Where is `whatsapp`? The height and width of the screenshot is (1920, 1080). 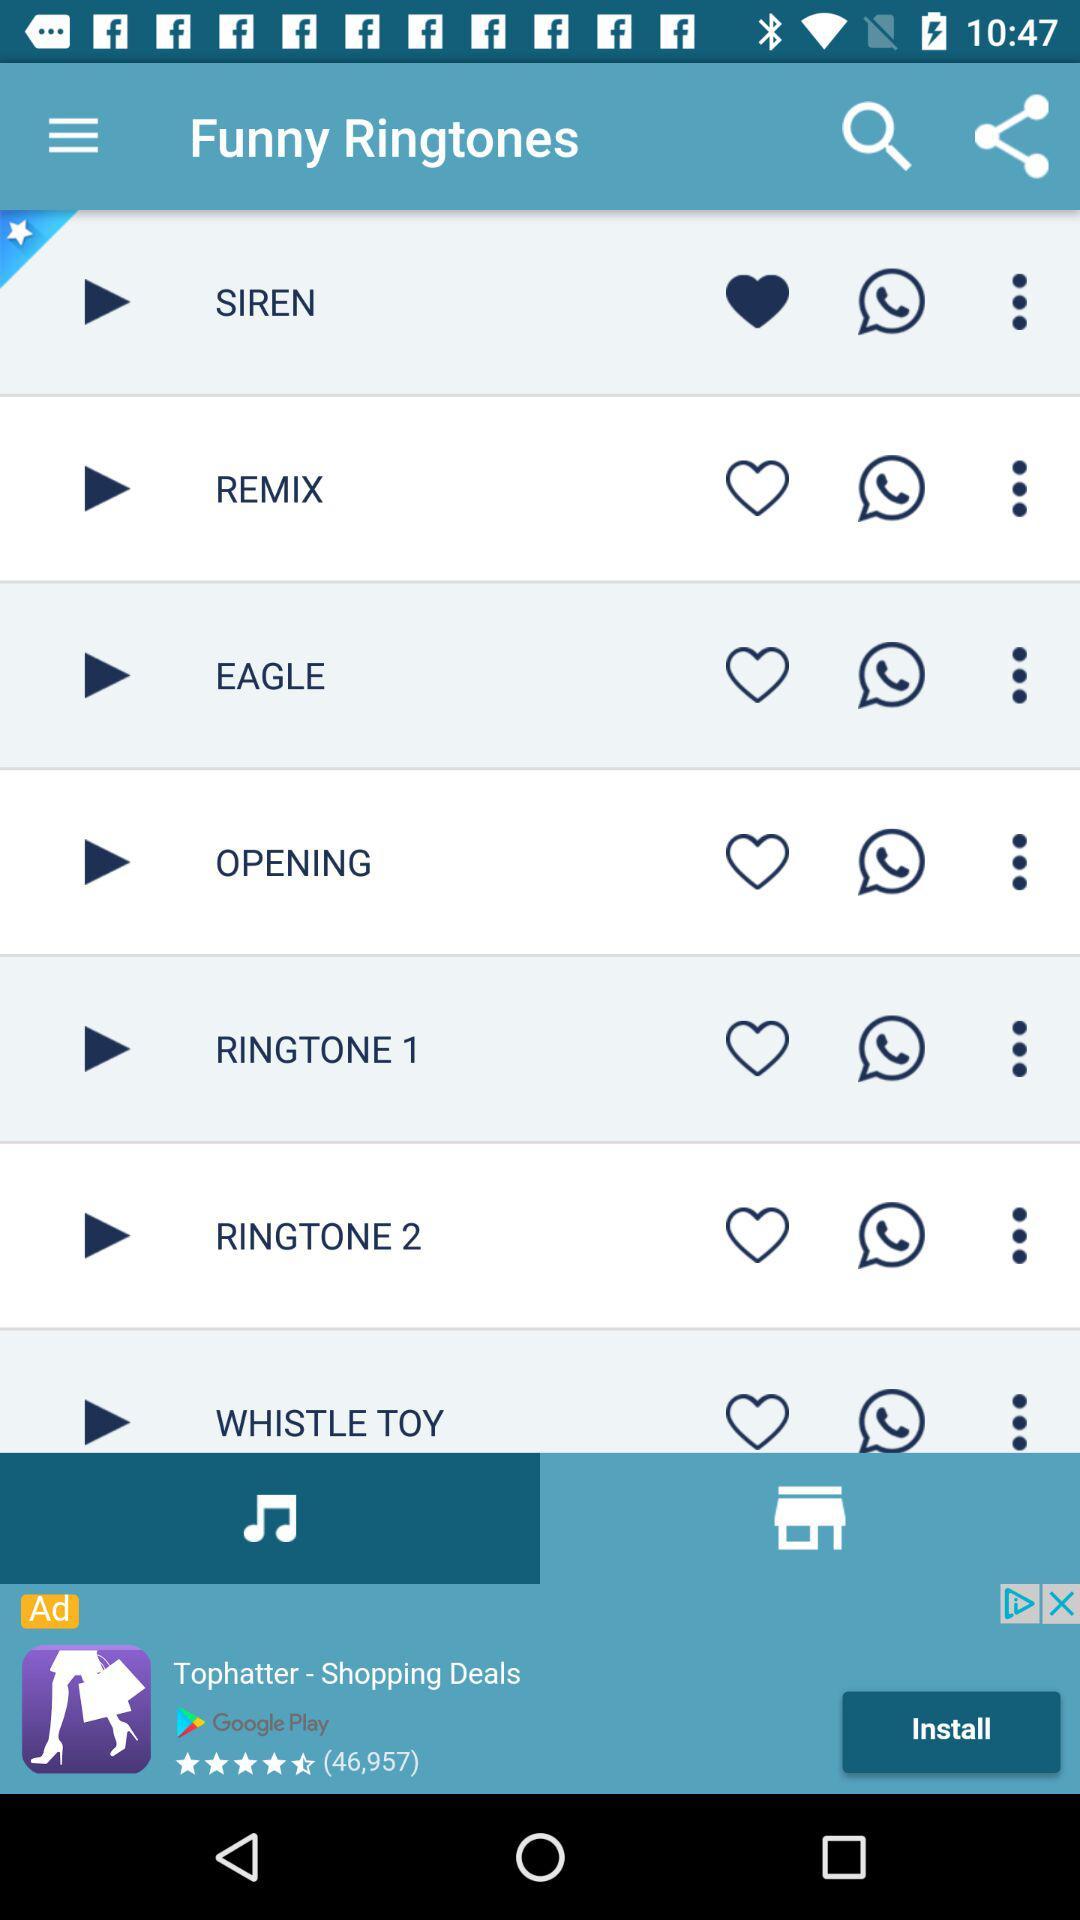
whatsapp is located at coordinates (890, 862).